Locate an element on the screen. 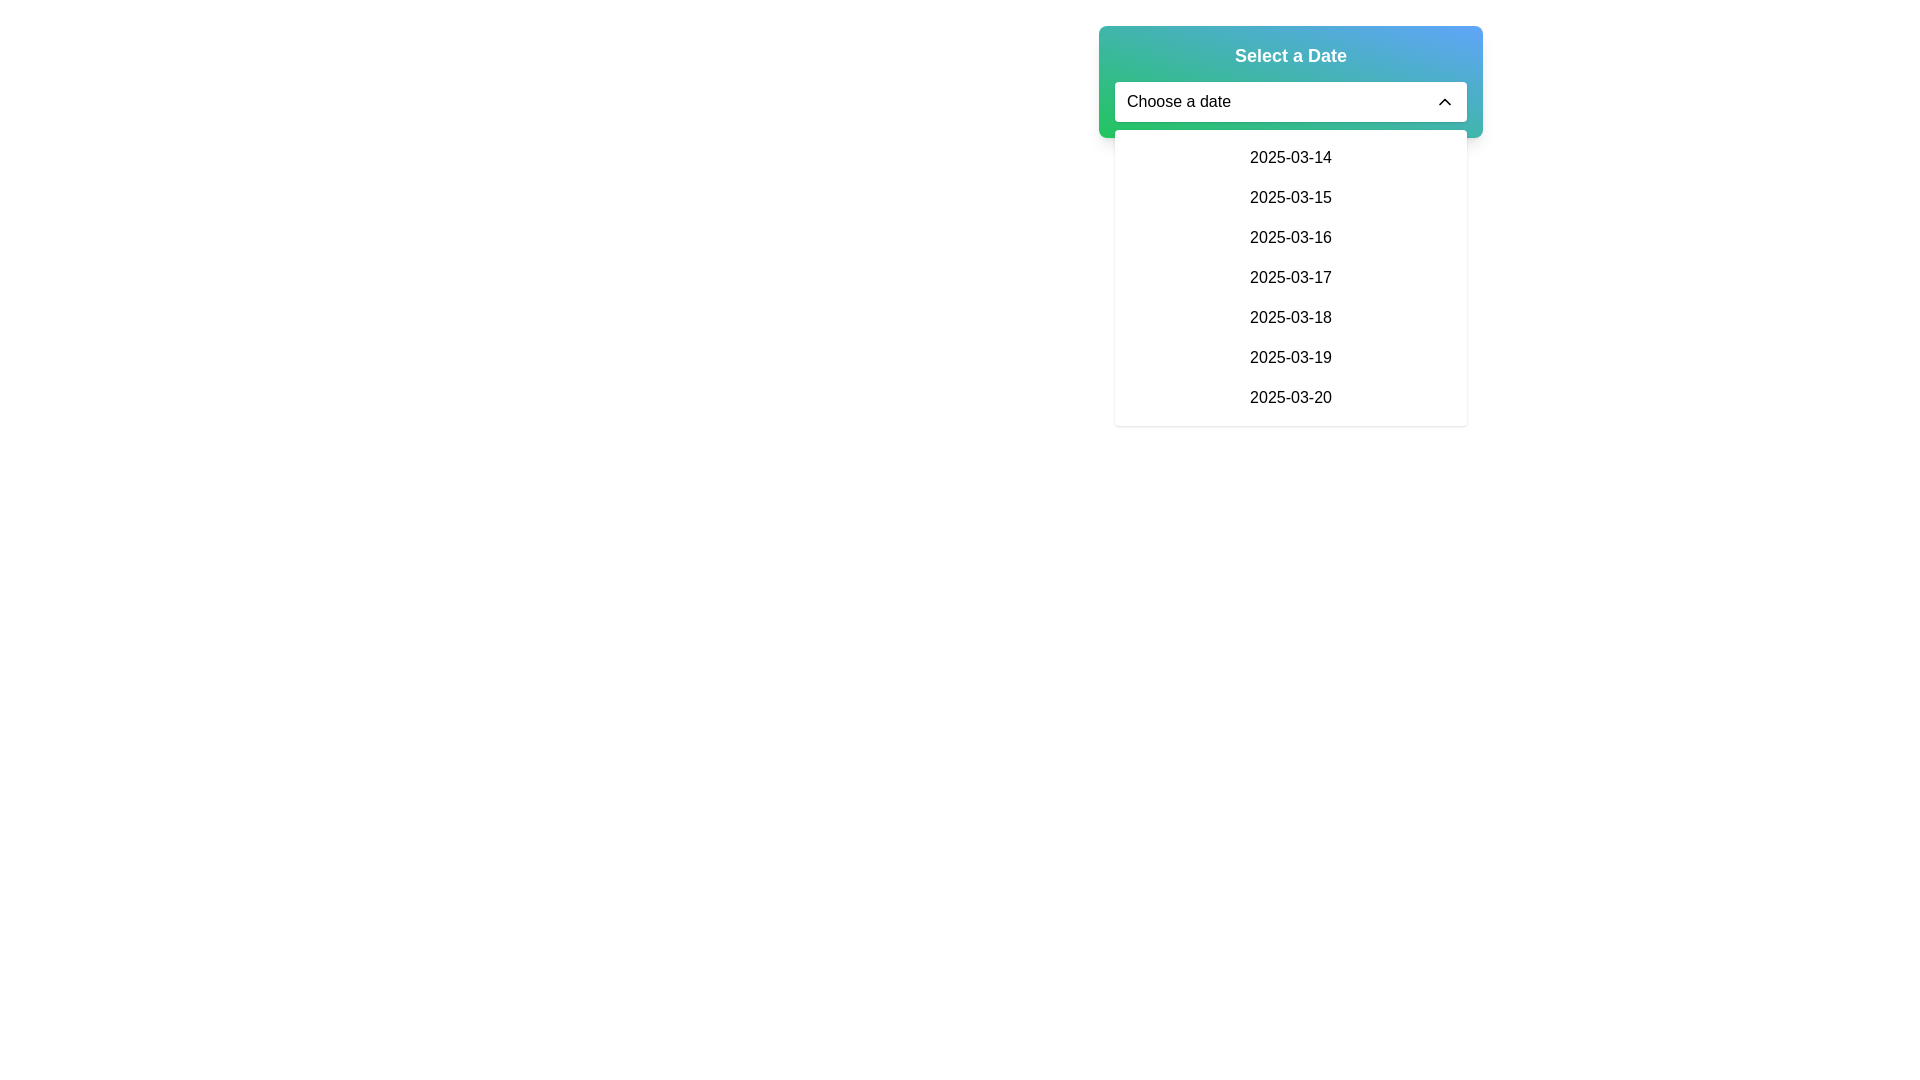 The image size is (1920, 1080). the dropdown menu labeled 'Choose a date' is located at coordinates (1291, 101).